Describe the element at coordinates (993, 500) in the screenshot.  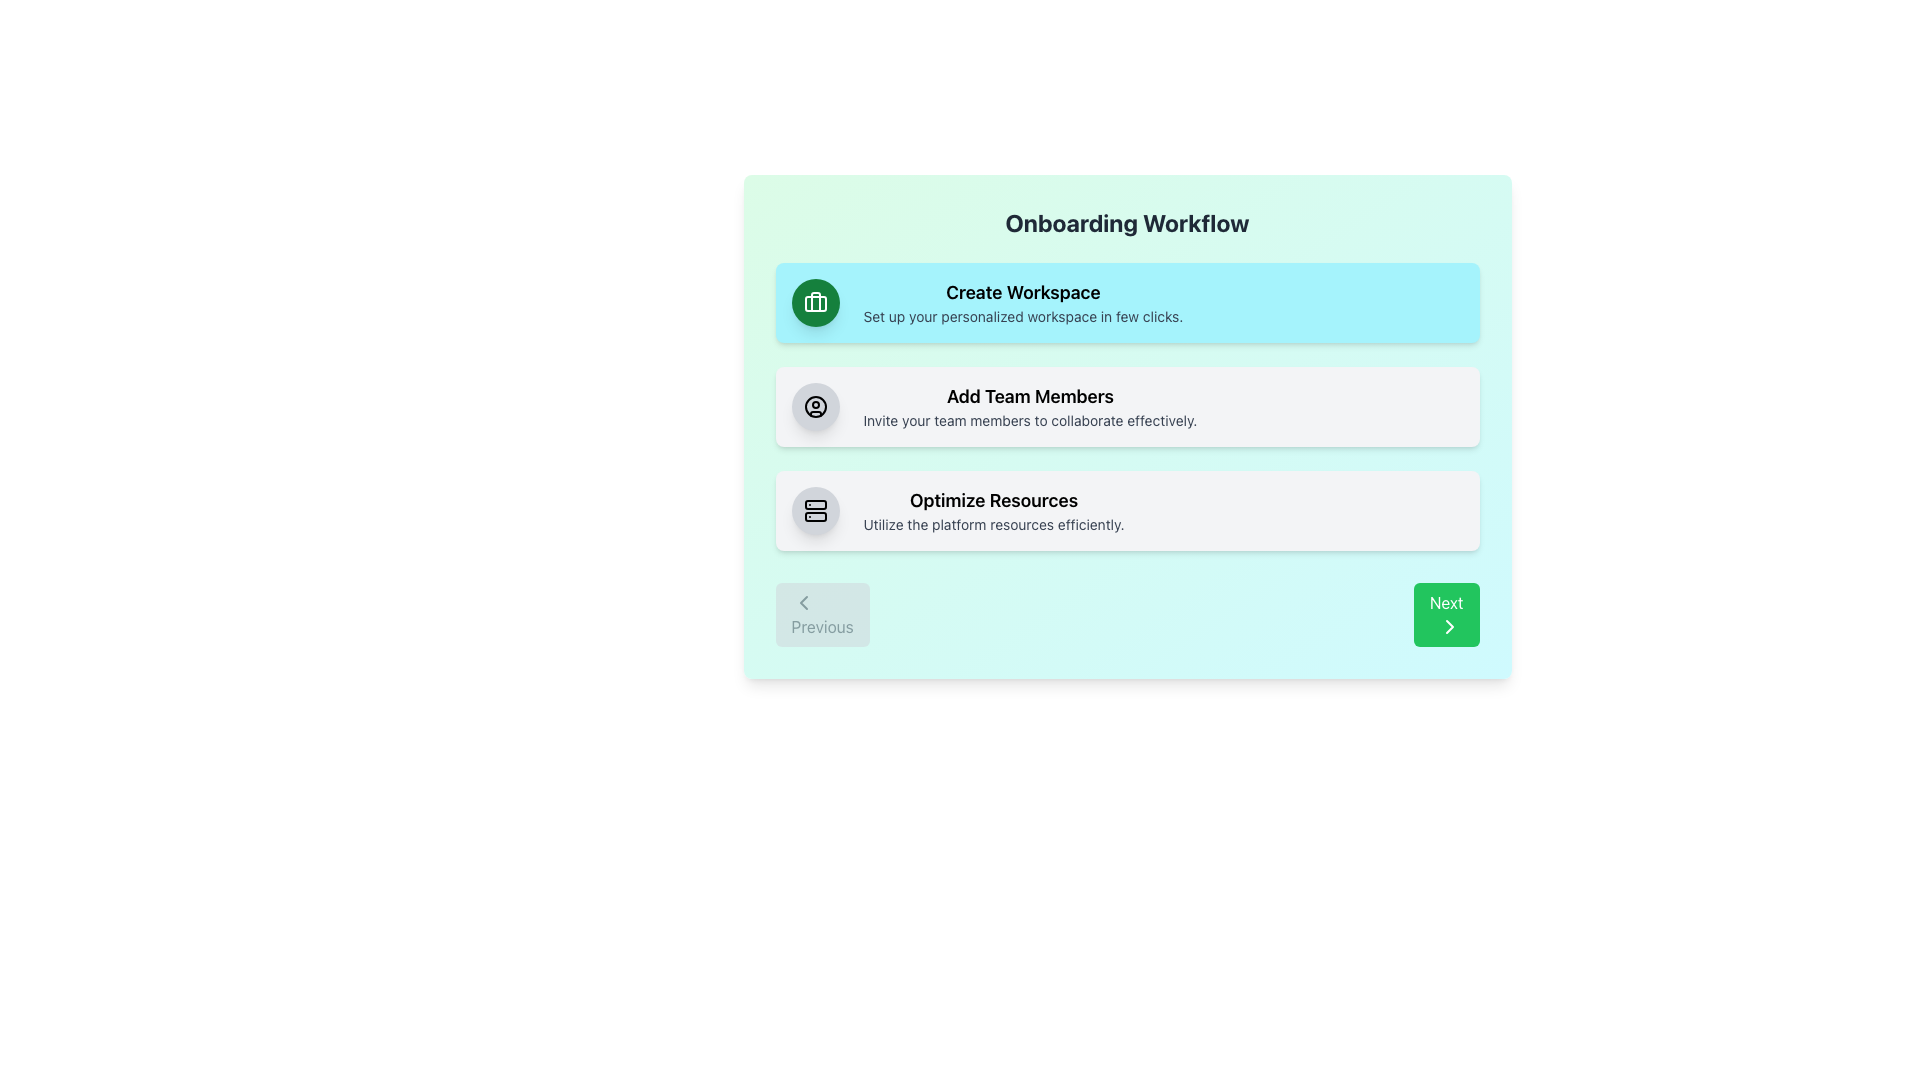
I see `the 'Optimize Resources' text label, which serves as a title for the onboarding steps in the 'Onboarding Workflow' section` at that location.